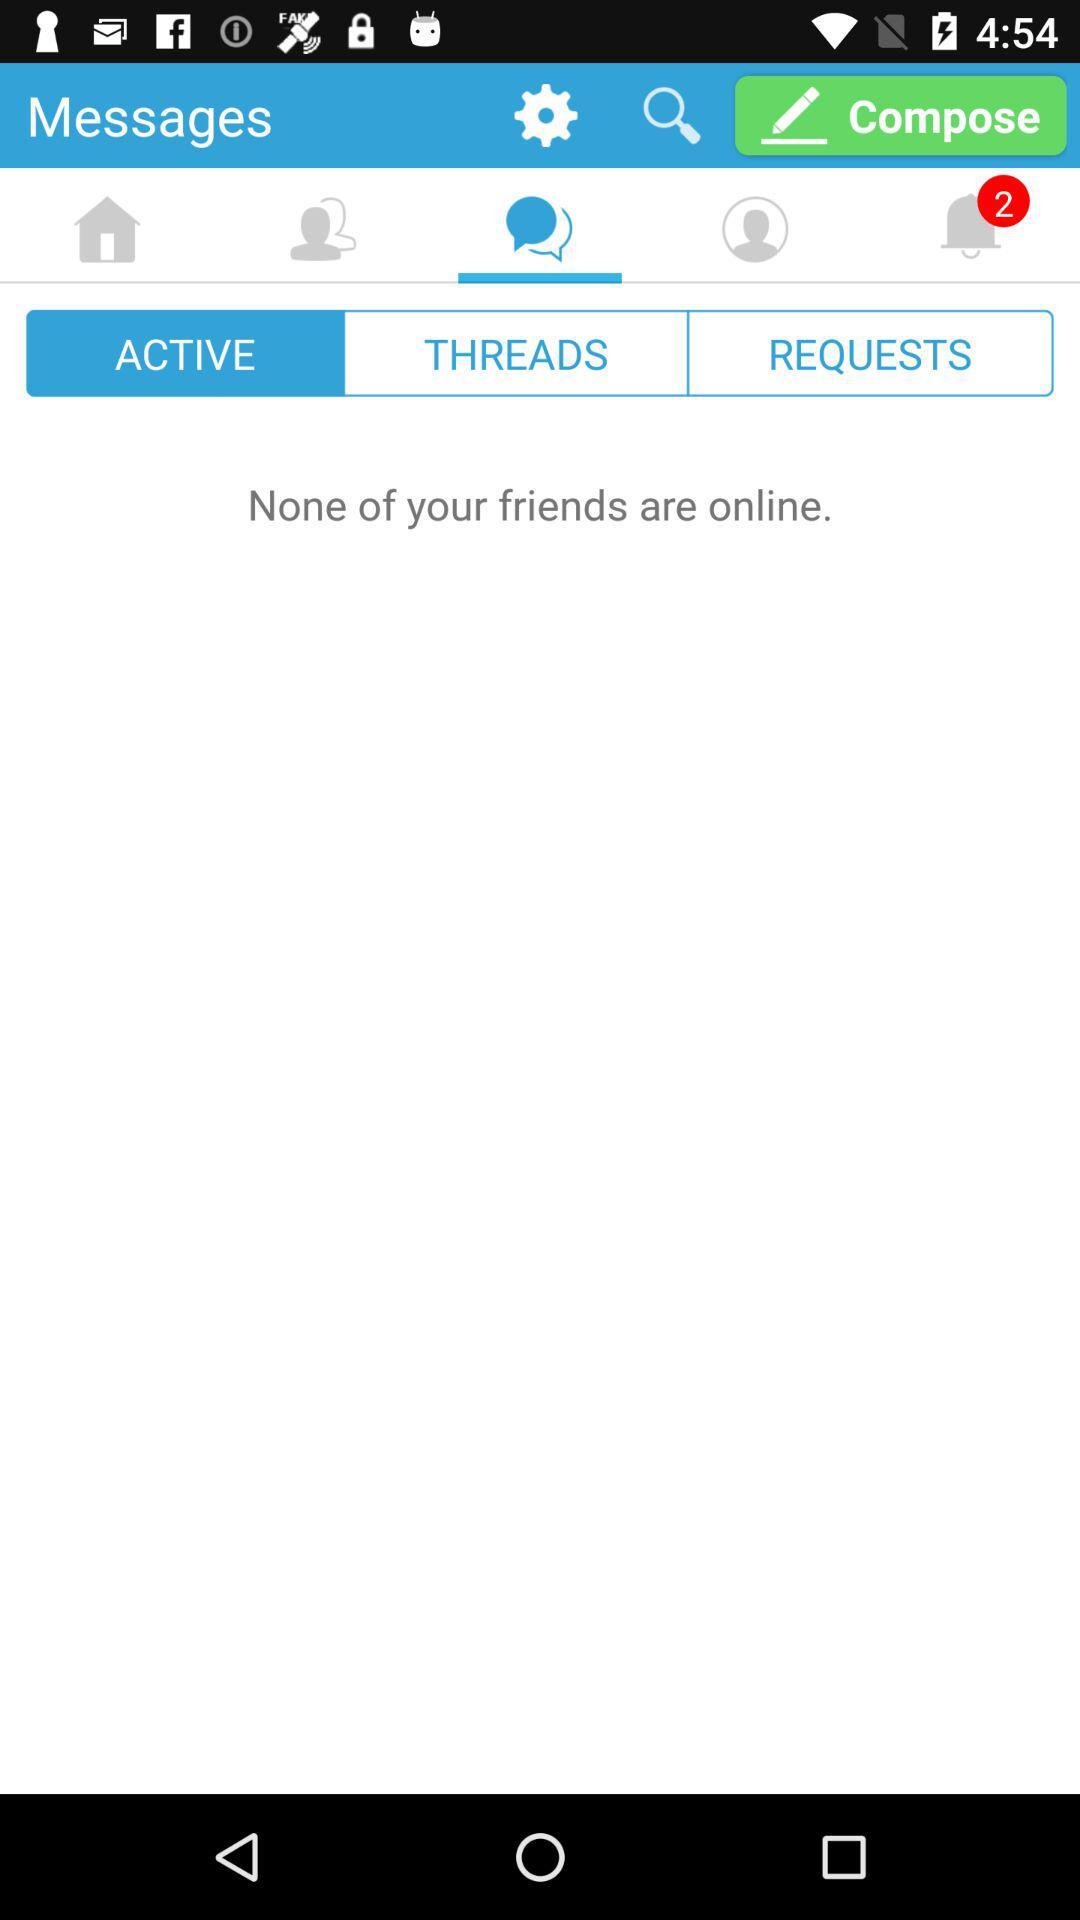 The width and height of the screenshot is (1080, 1920). What do you see at coordinates (515, 353) in the screenshot?
I see `the icon to the left of the requests` at bounding box center [515, 353].